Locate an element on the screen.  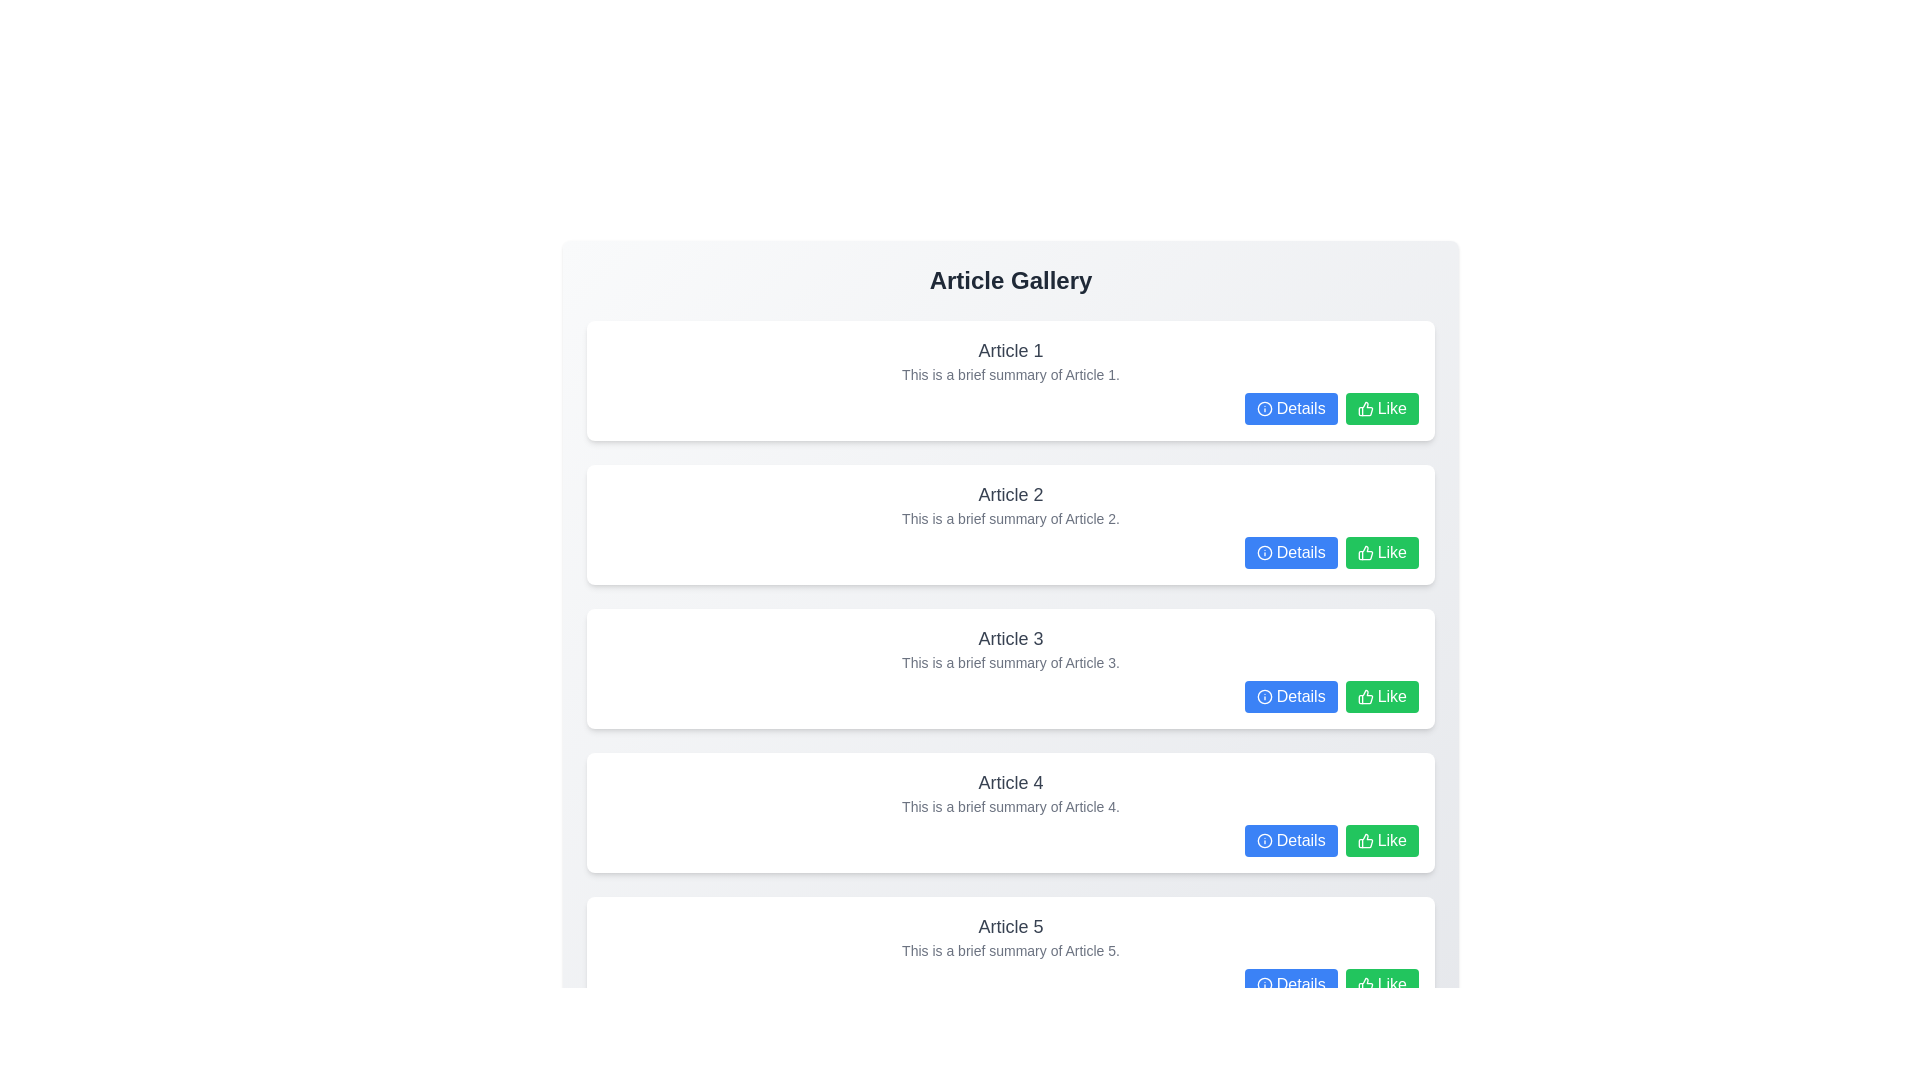
the first button in the rightmost section of the bottom-most row in the vertical list of cards is located at coordinates (1291, 983).